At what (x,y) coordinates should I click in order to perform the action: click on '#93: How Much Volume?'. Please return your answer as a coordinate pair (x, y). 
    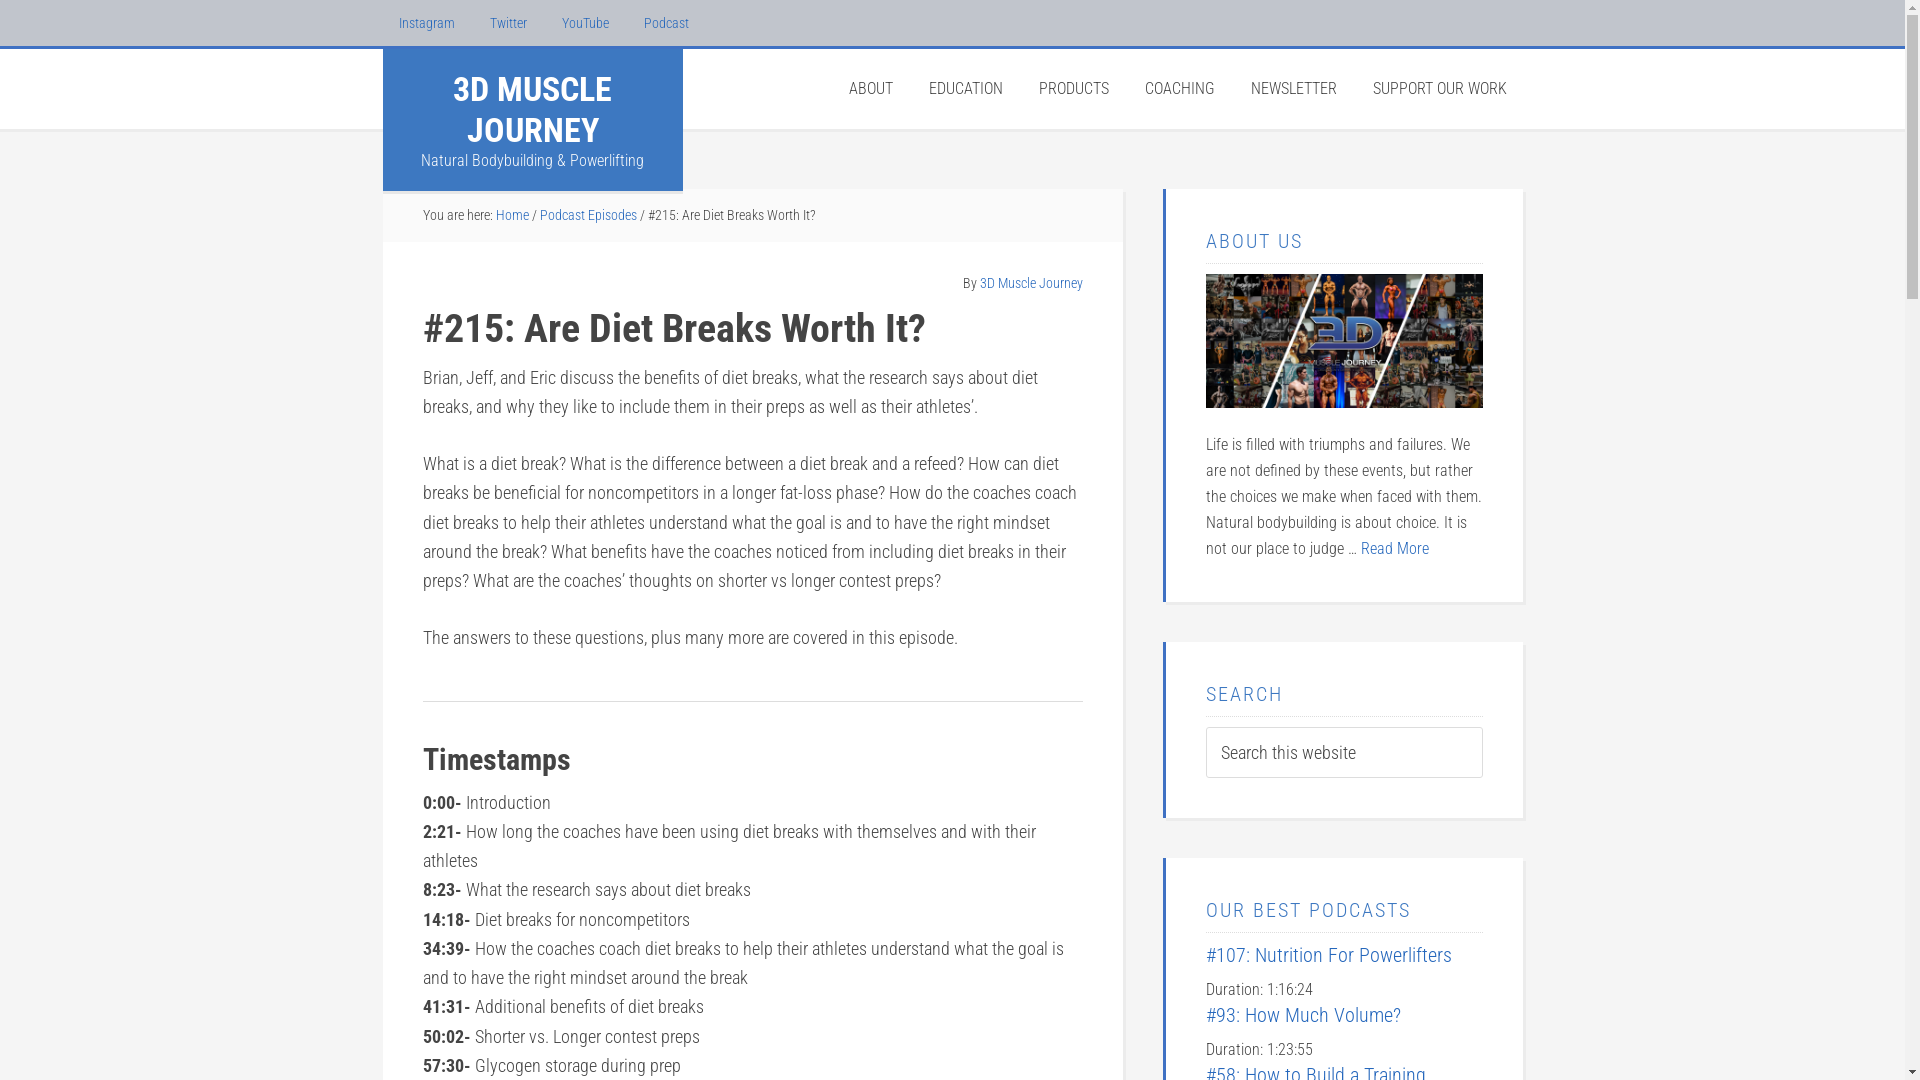
    Looking at the image, I should click on (1204, 1014).